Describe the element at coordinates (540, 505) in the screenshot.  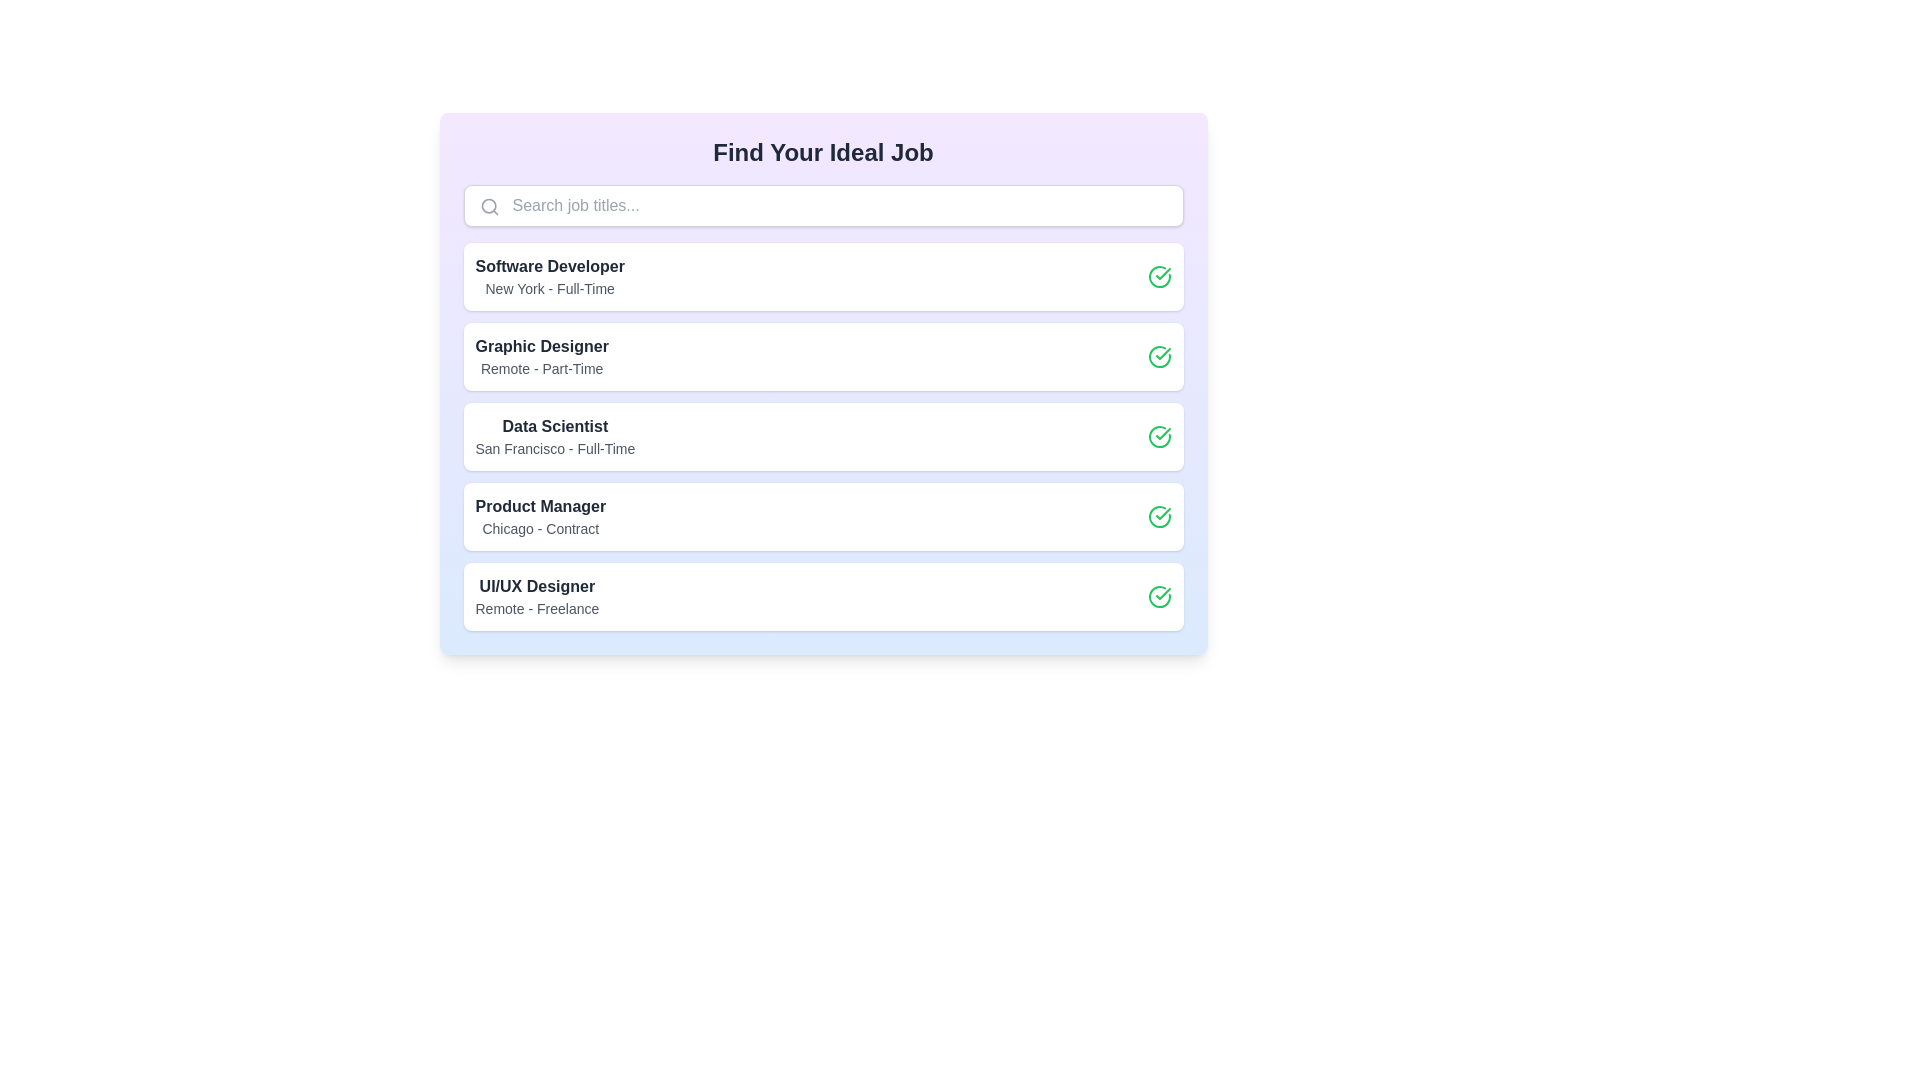
I see `the 'Product Manager' text label, which is displayed in bold dark gray within the third entry of the job board interface` at that location.